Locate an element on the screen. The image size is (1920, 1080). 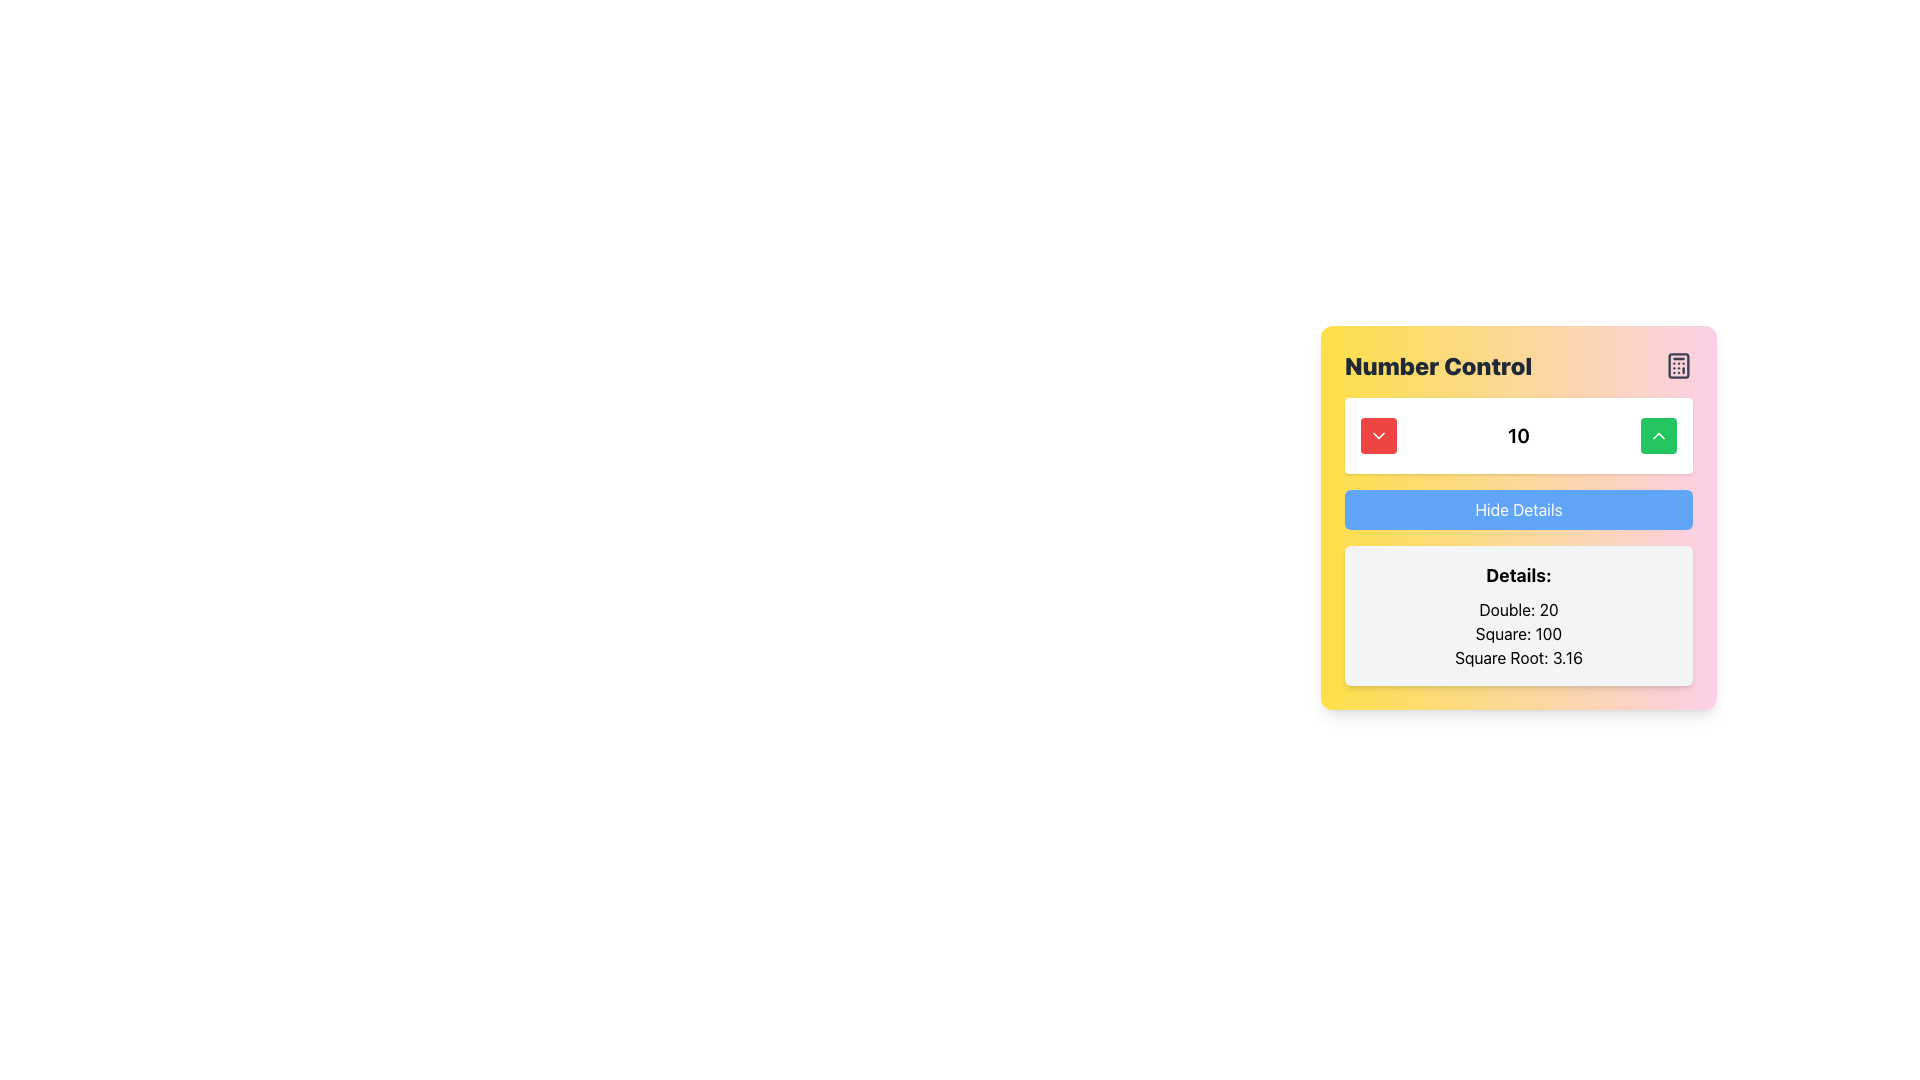
the chevron icon inside the green button located at the top-right of the 'Number Control' card to increment the number displayed in the central field is located at coordinates (1659, 434).